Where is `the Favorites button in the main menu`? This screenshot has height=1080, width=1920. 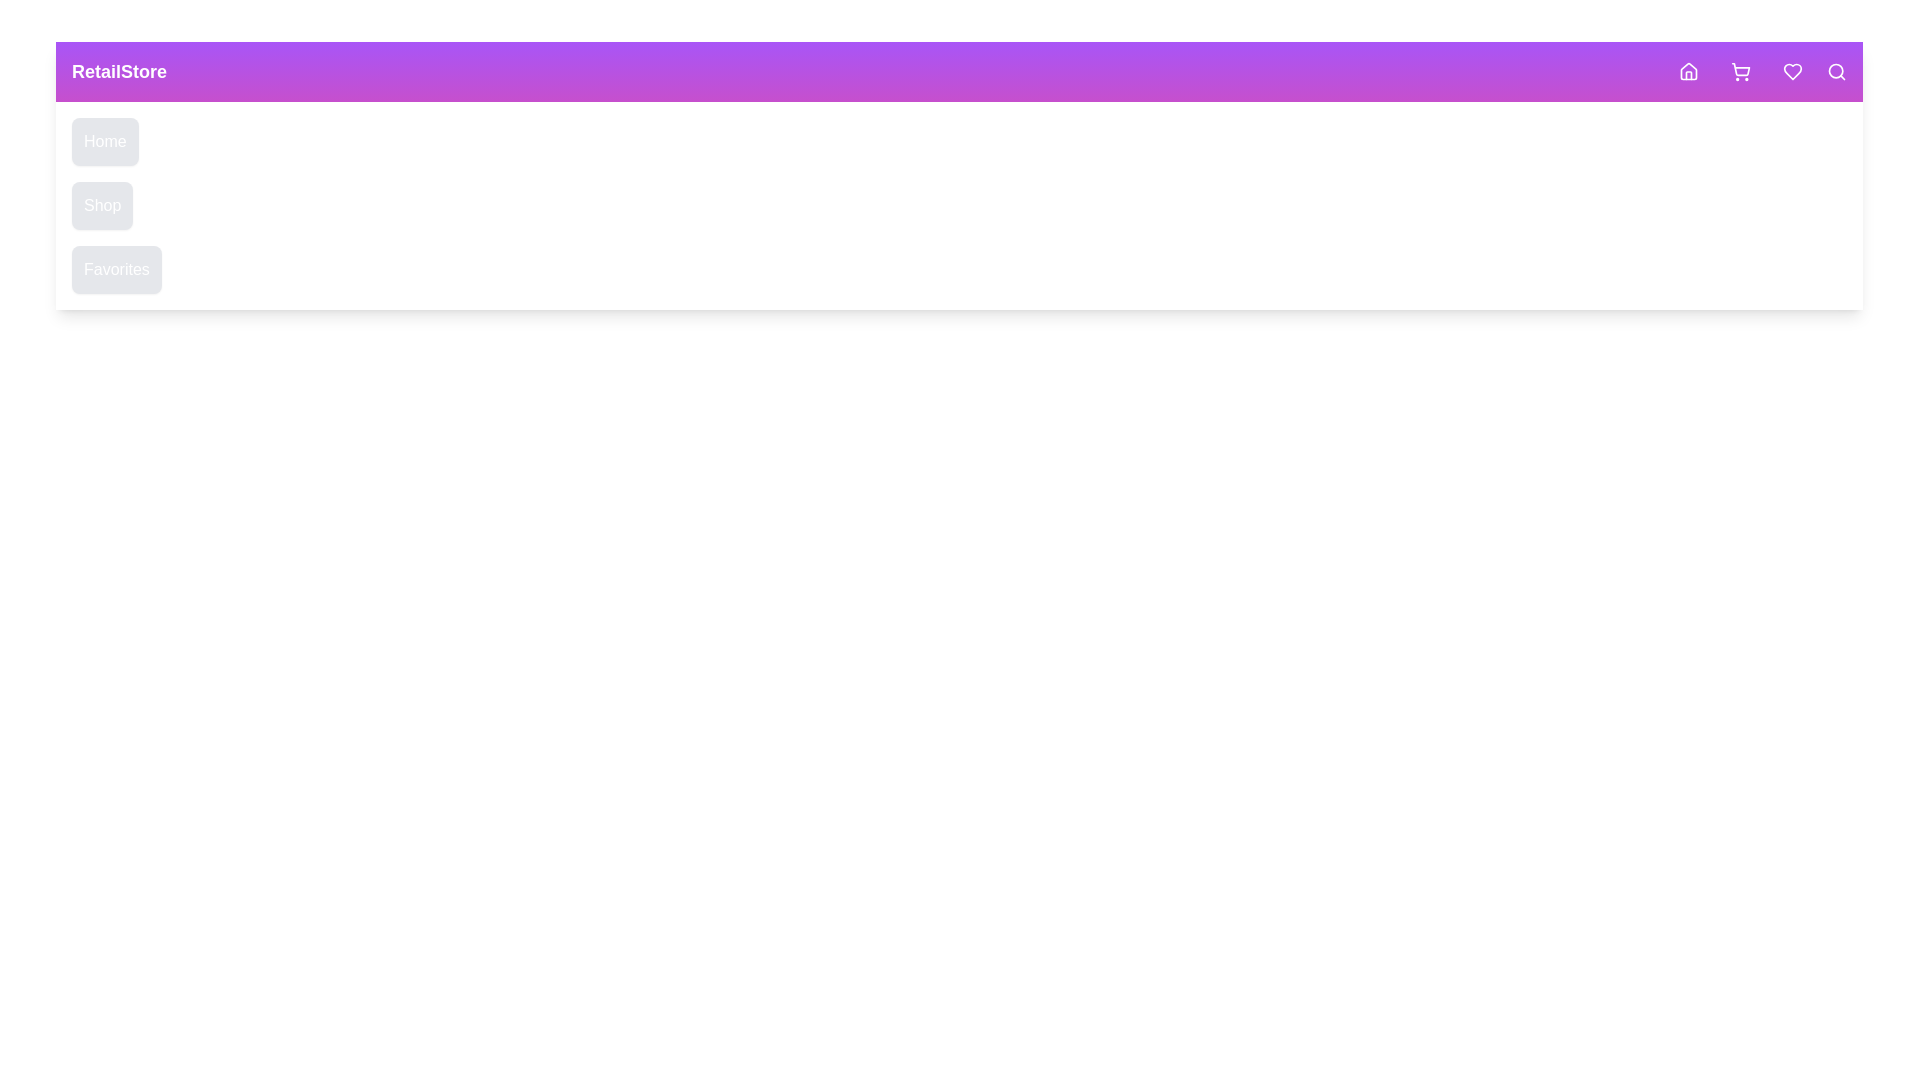
the Favorites button in the main menu is located at coordinates (115, 270).